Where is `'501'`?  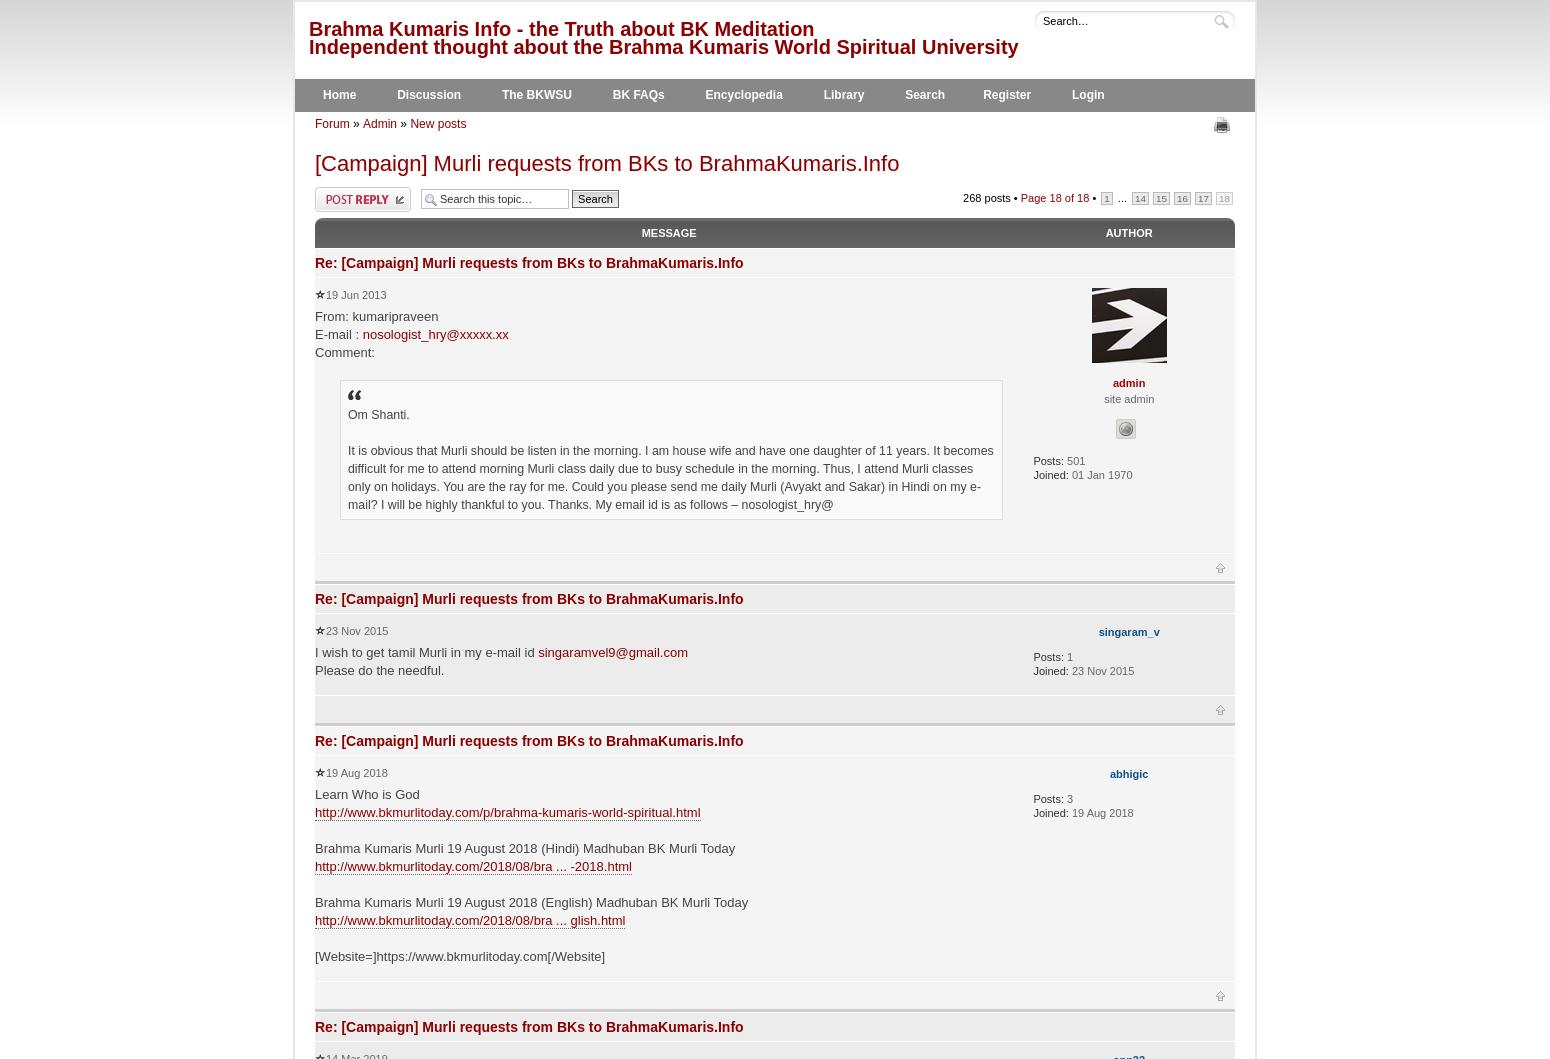 '501' is located at coordinates (1062, 460).